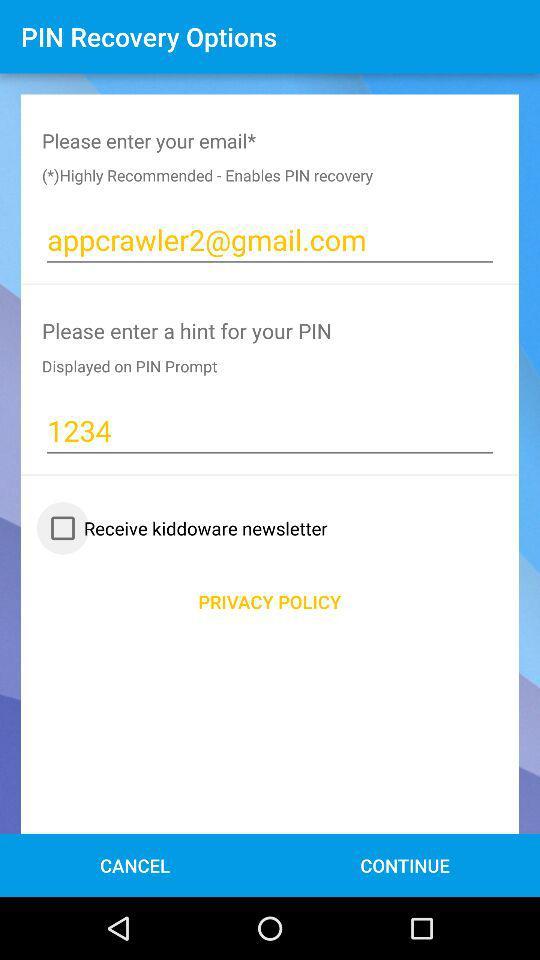 This screenshot has width=540, height=960. Describe the element at coordinates (270, 431) in the screenshot. I see `the second text field on the web page` at that location.